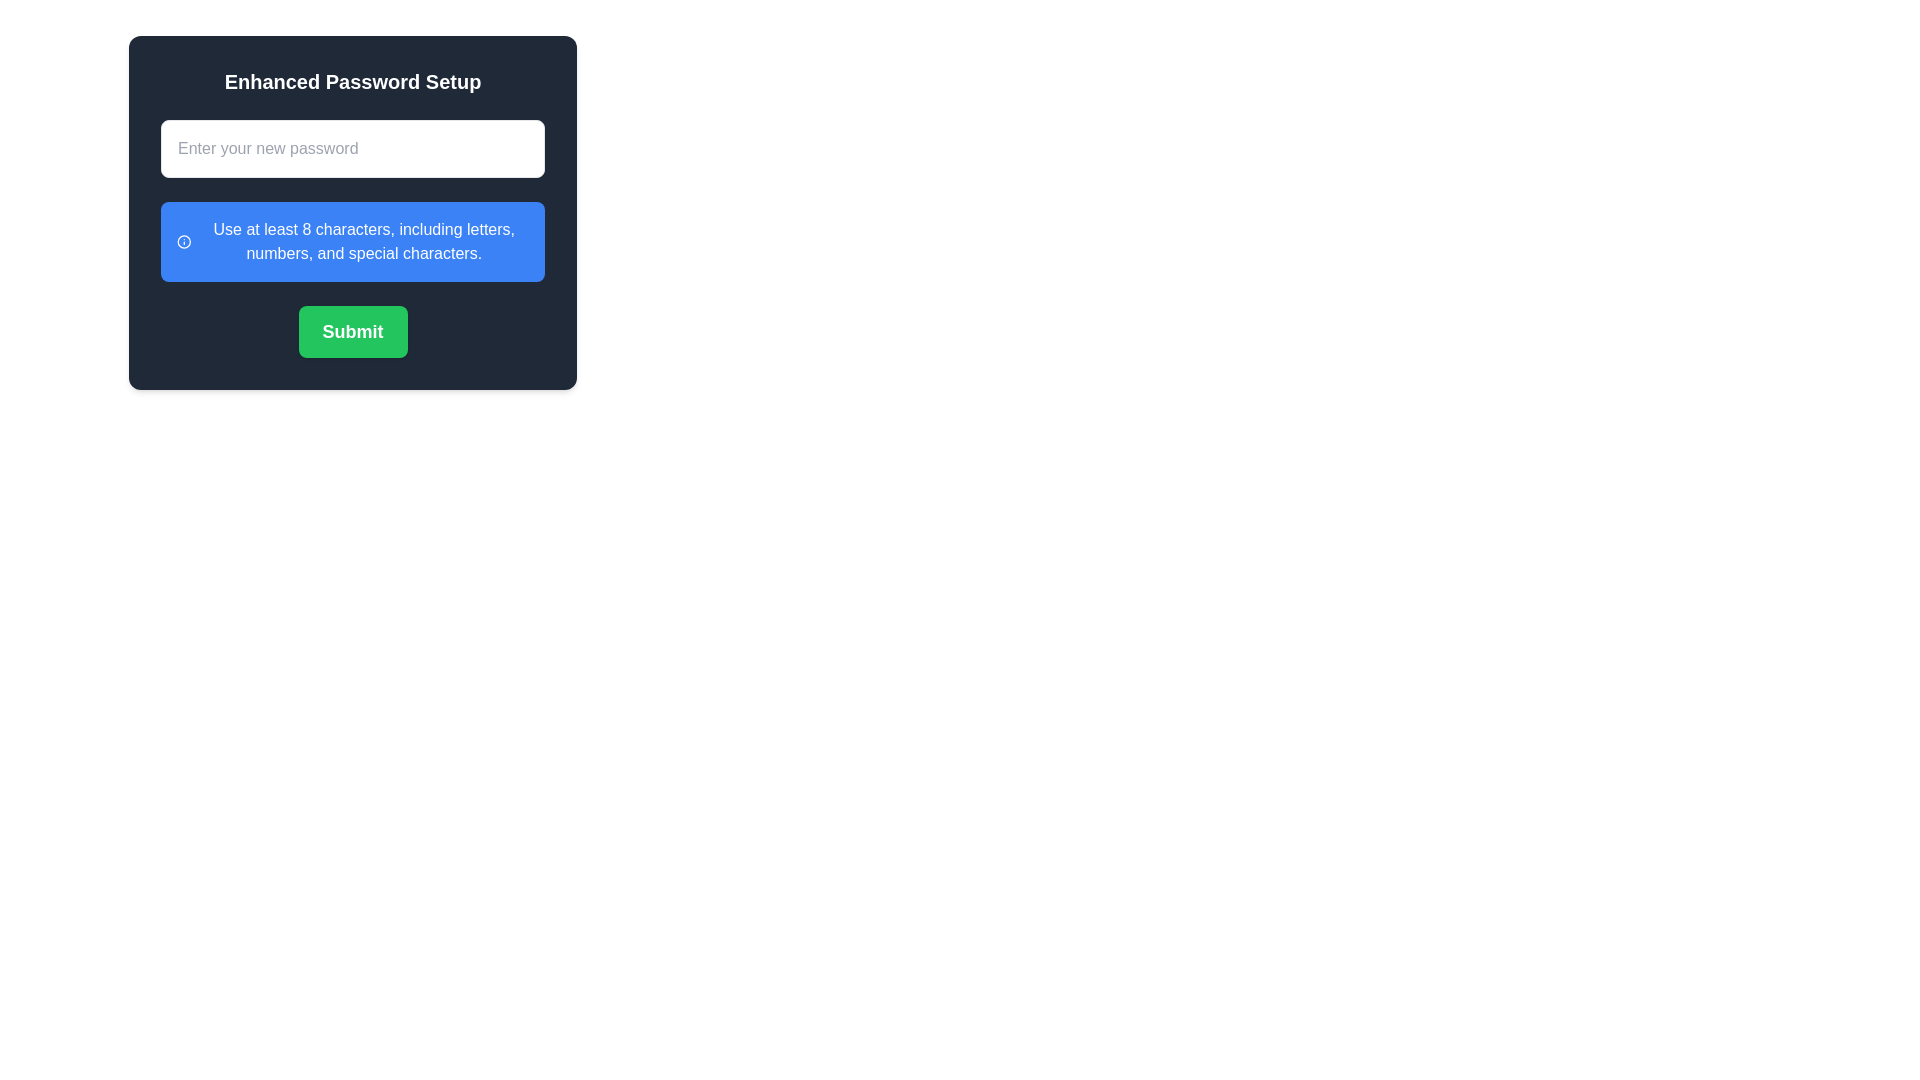 This screenshot has width=1920, height=1080. What do you see at coordinates (517, 148) in the screenshot?
I see `the visibility toggle button for the password input` at bounding box center [517, 148].